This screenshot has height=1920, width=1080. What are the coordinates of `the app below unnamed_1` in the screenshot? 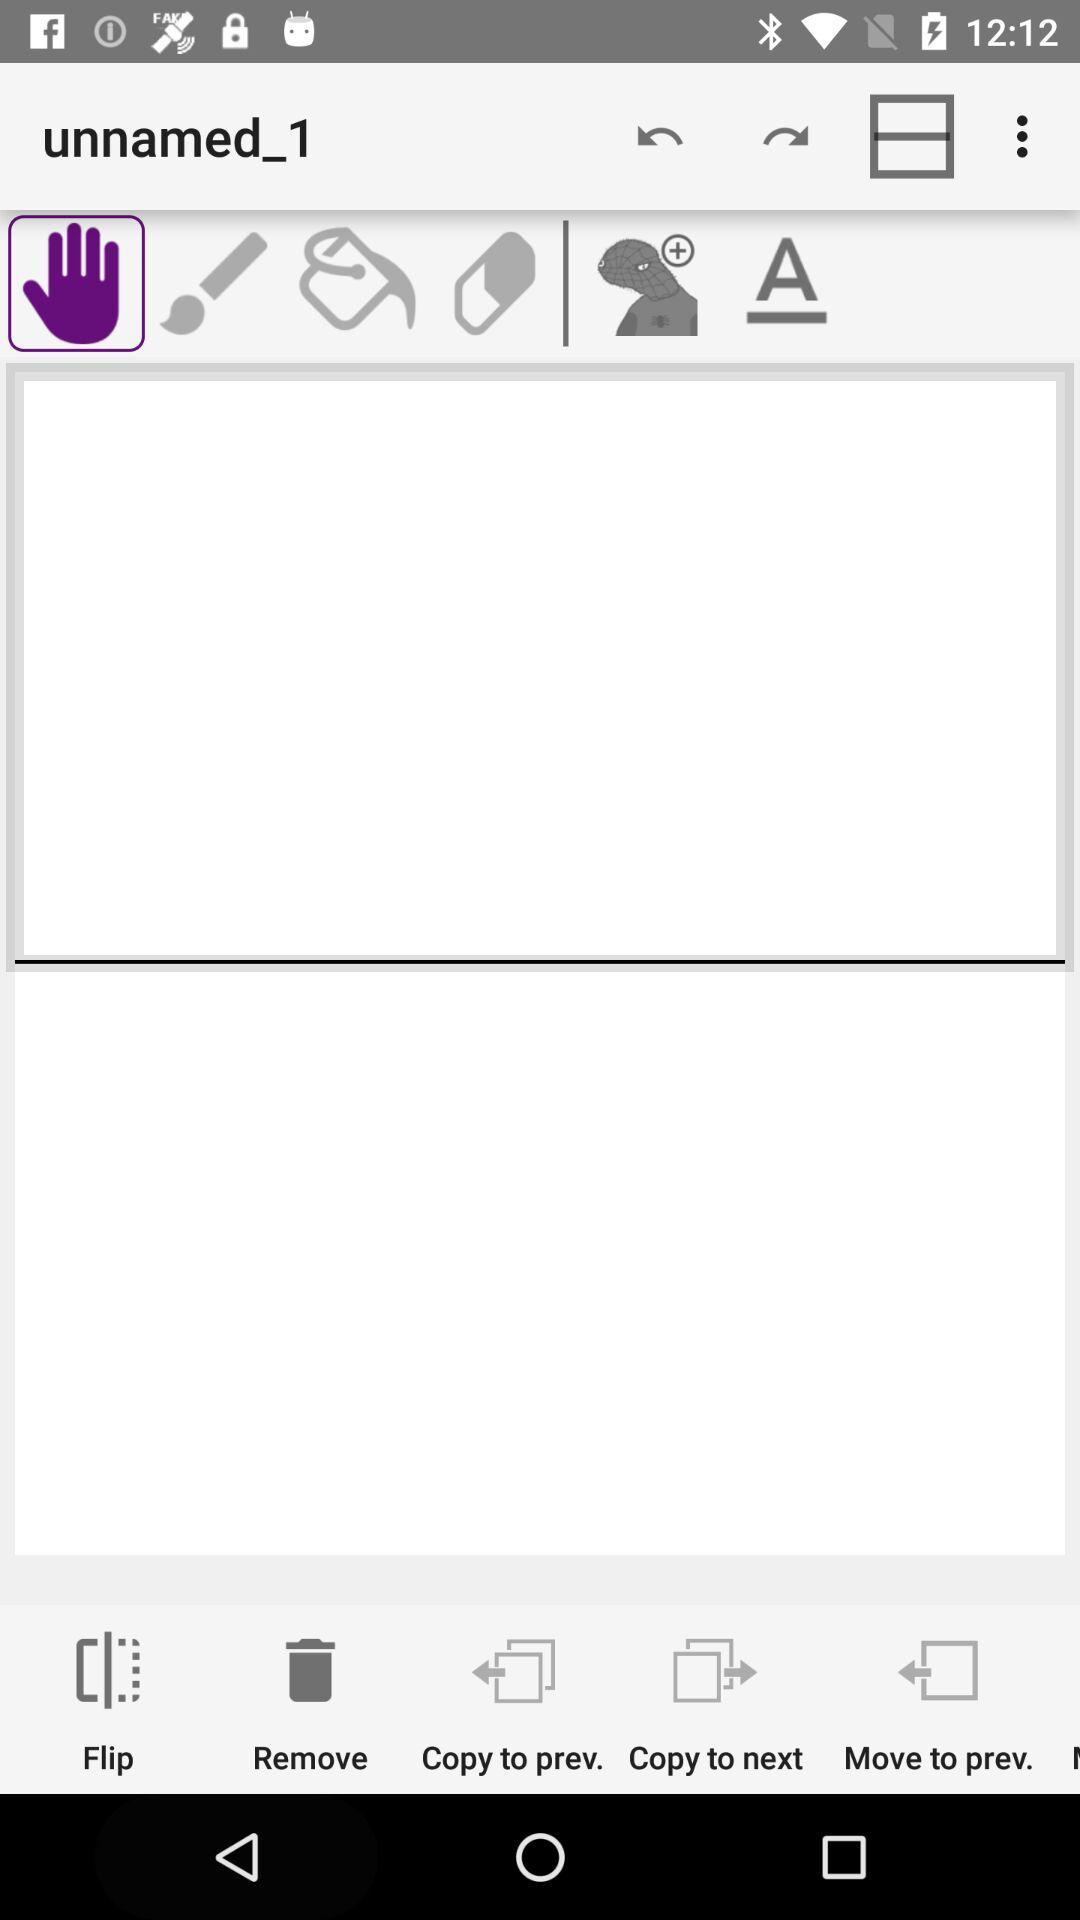 It's located at (354, 282).